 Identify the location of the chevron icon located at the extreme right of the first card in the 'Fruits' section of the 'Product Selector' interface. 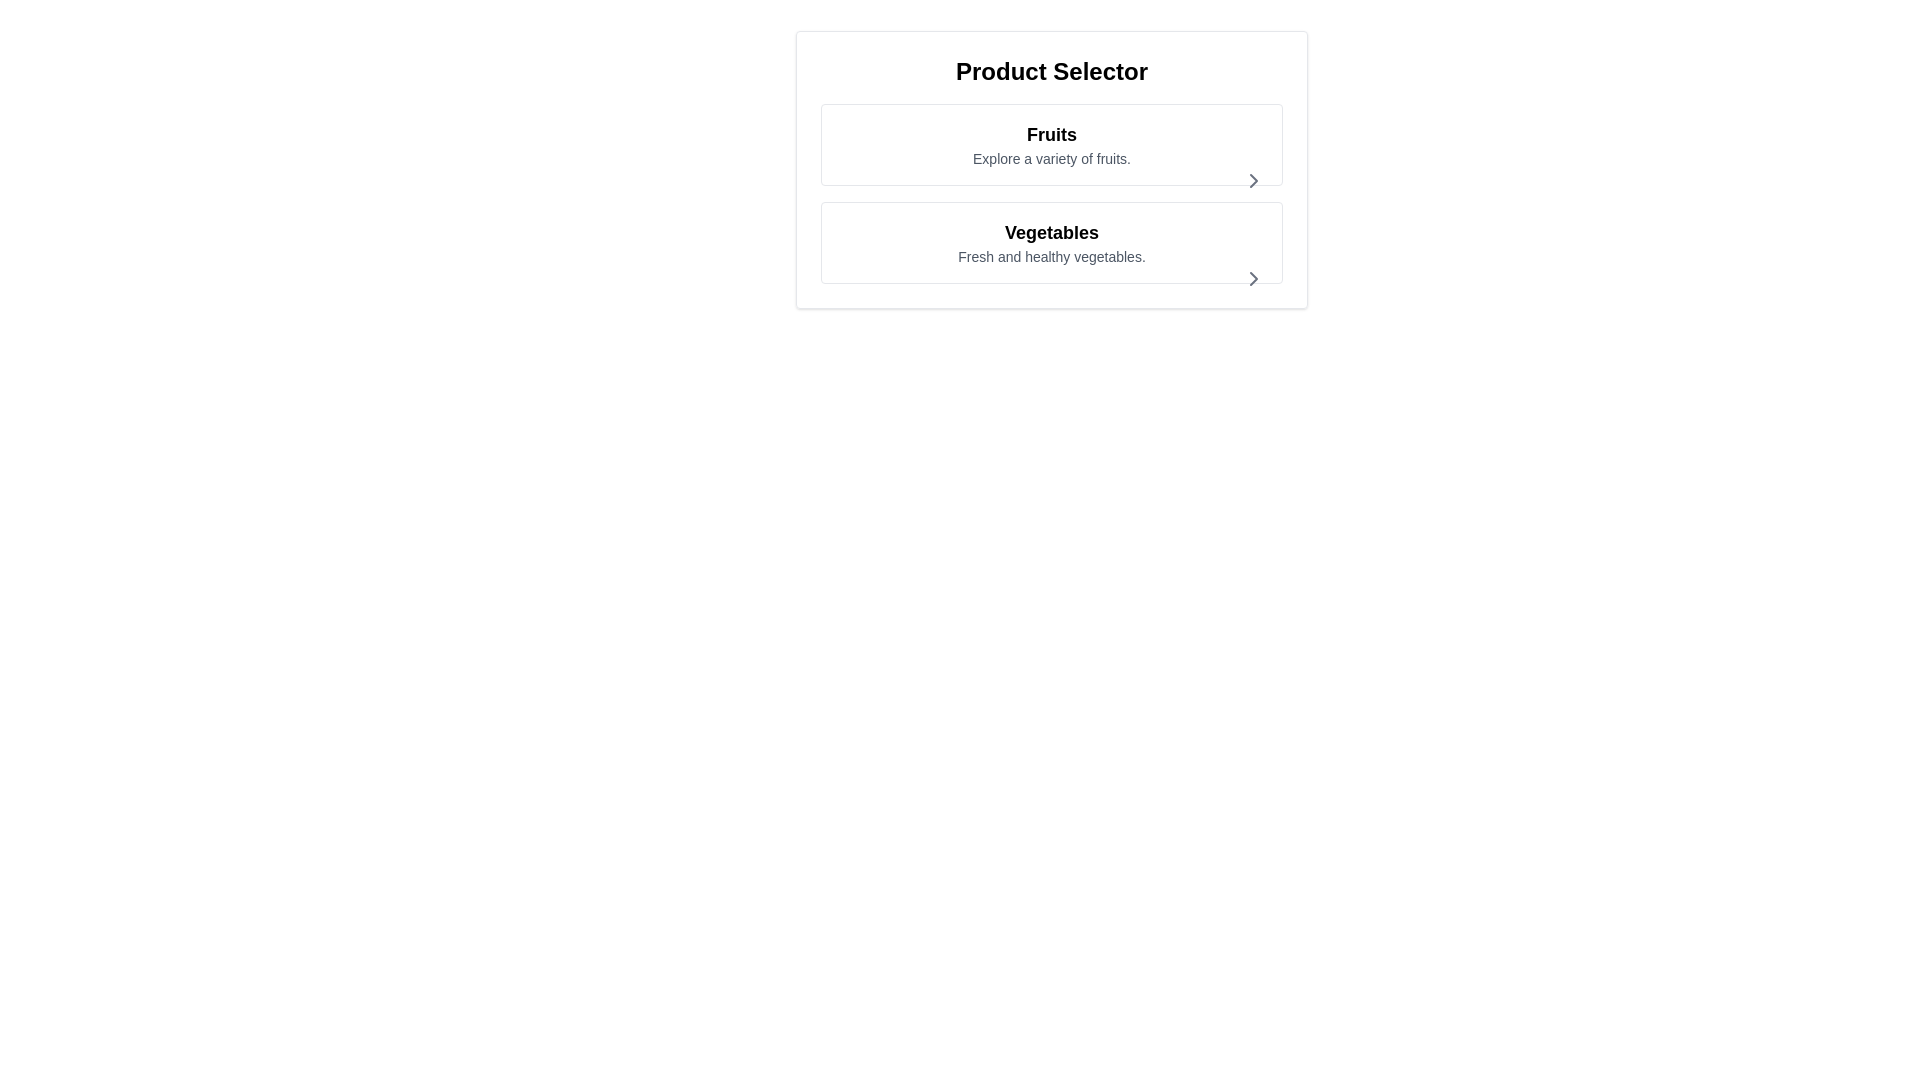
(1252, 181).